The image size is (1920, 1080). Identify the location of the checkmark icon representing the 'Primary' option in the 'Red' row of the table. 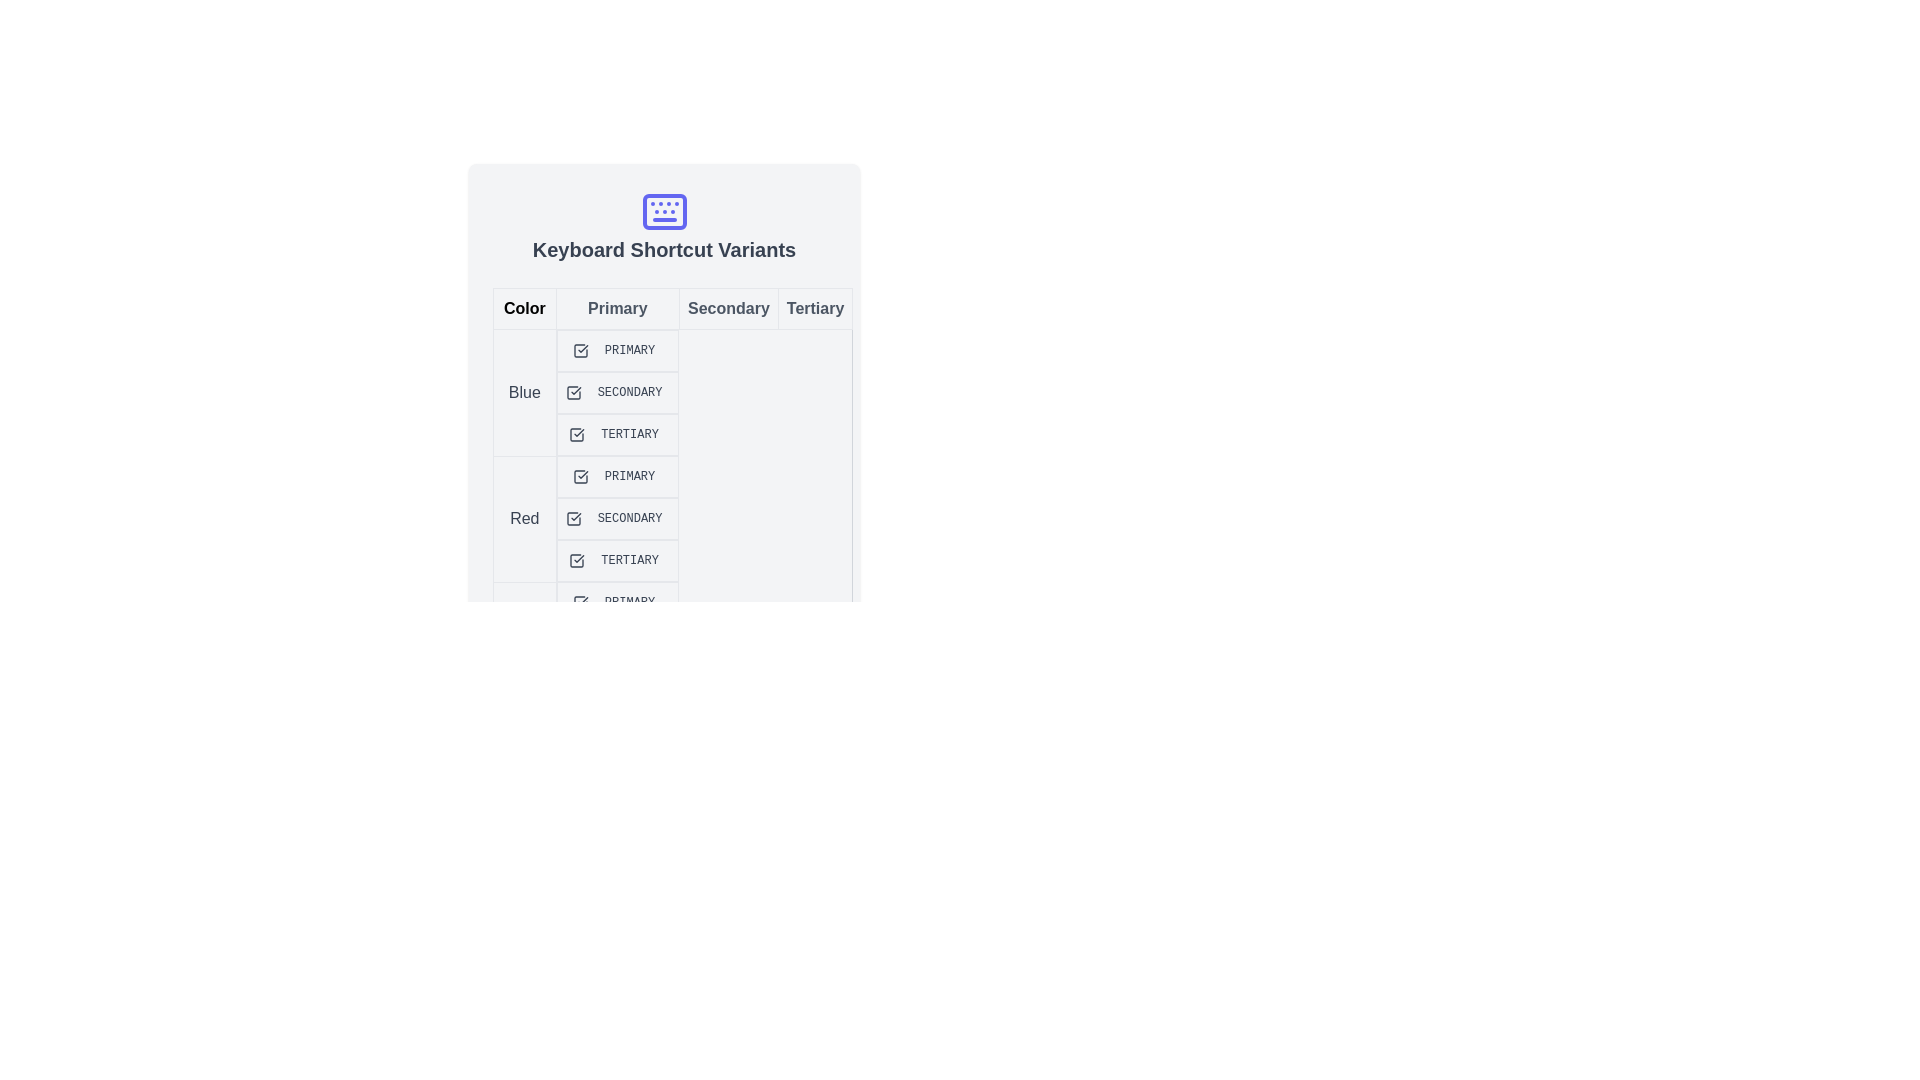
(579, 601).